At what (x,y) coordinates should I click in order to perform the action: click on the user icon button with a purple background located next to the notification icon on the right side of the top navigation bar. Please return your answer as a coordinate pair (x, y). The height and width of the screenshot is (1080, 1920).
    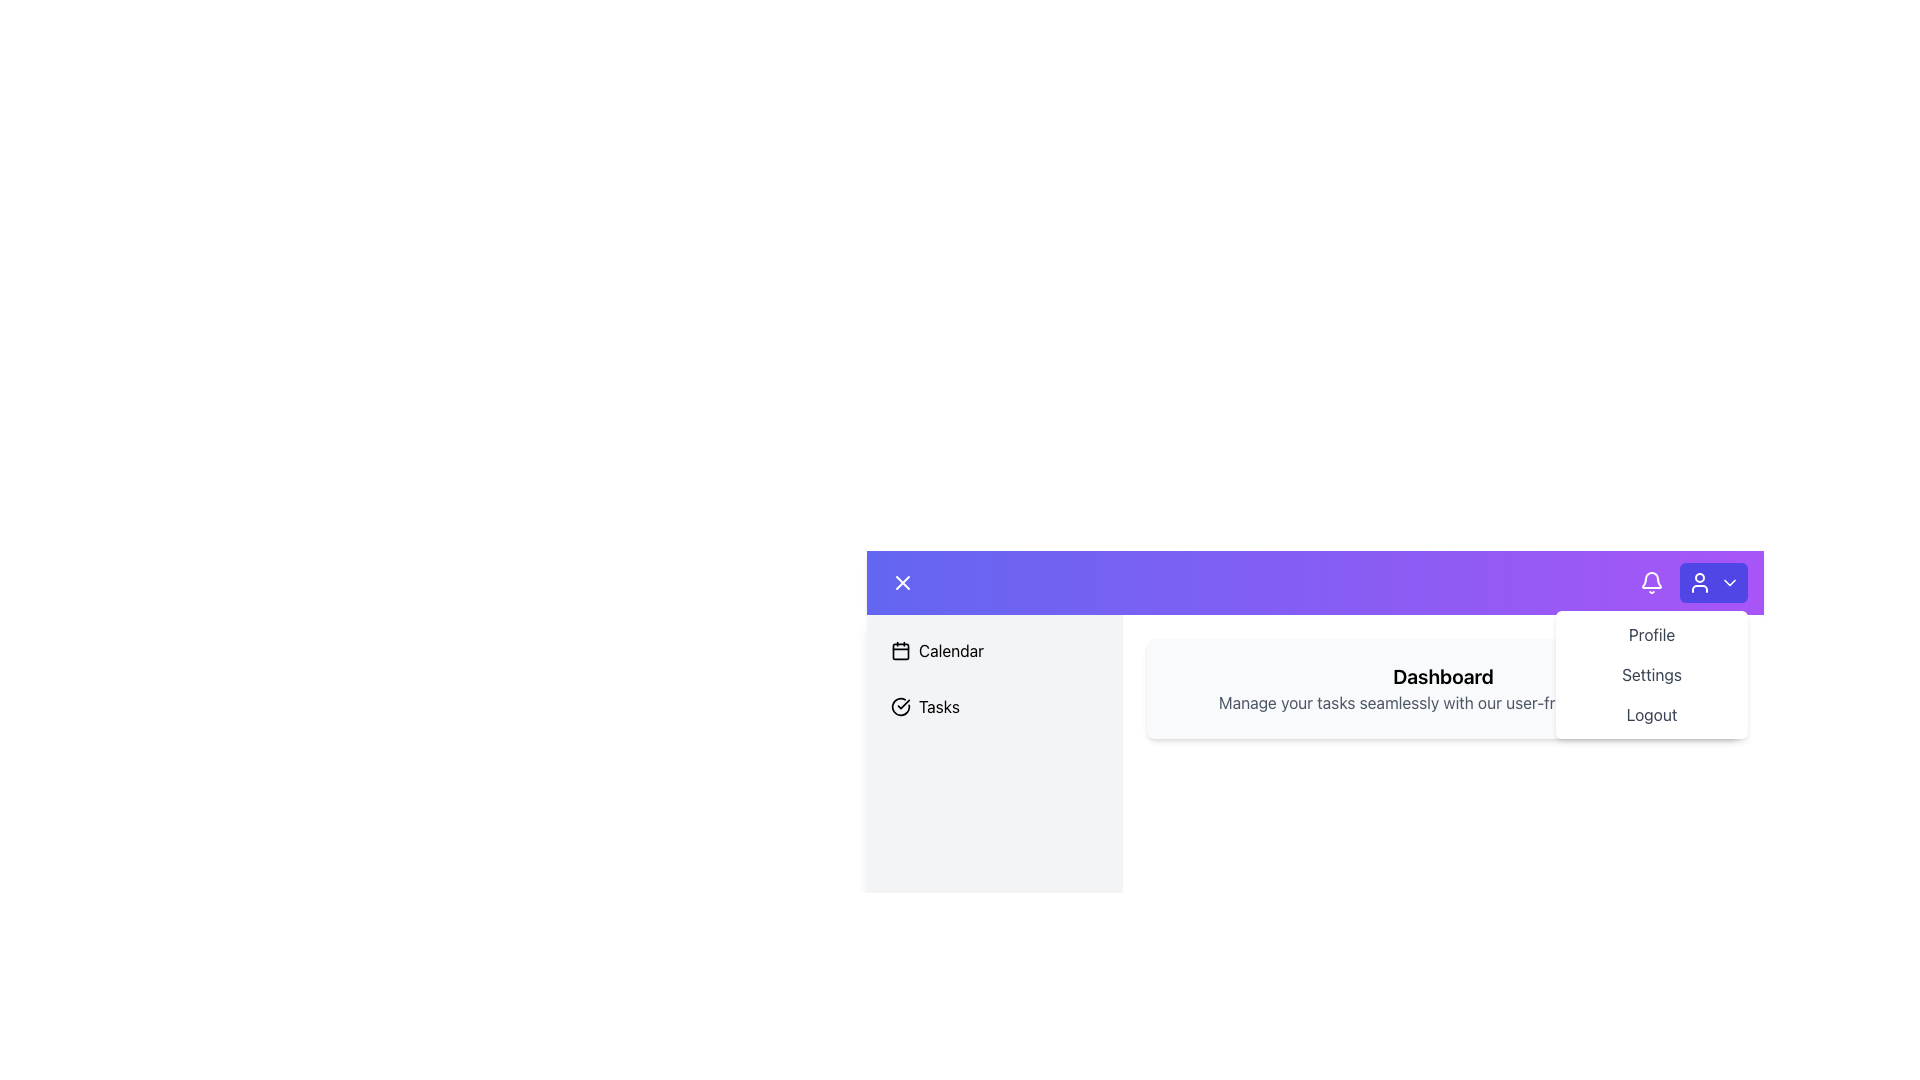
    Looking at the image, I should click on (1693, 582).